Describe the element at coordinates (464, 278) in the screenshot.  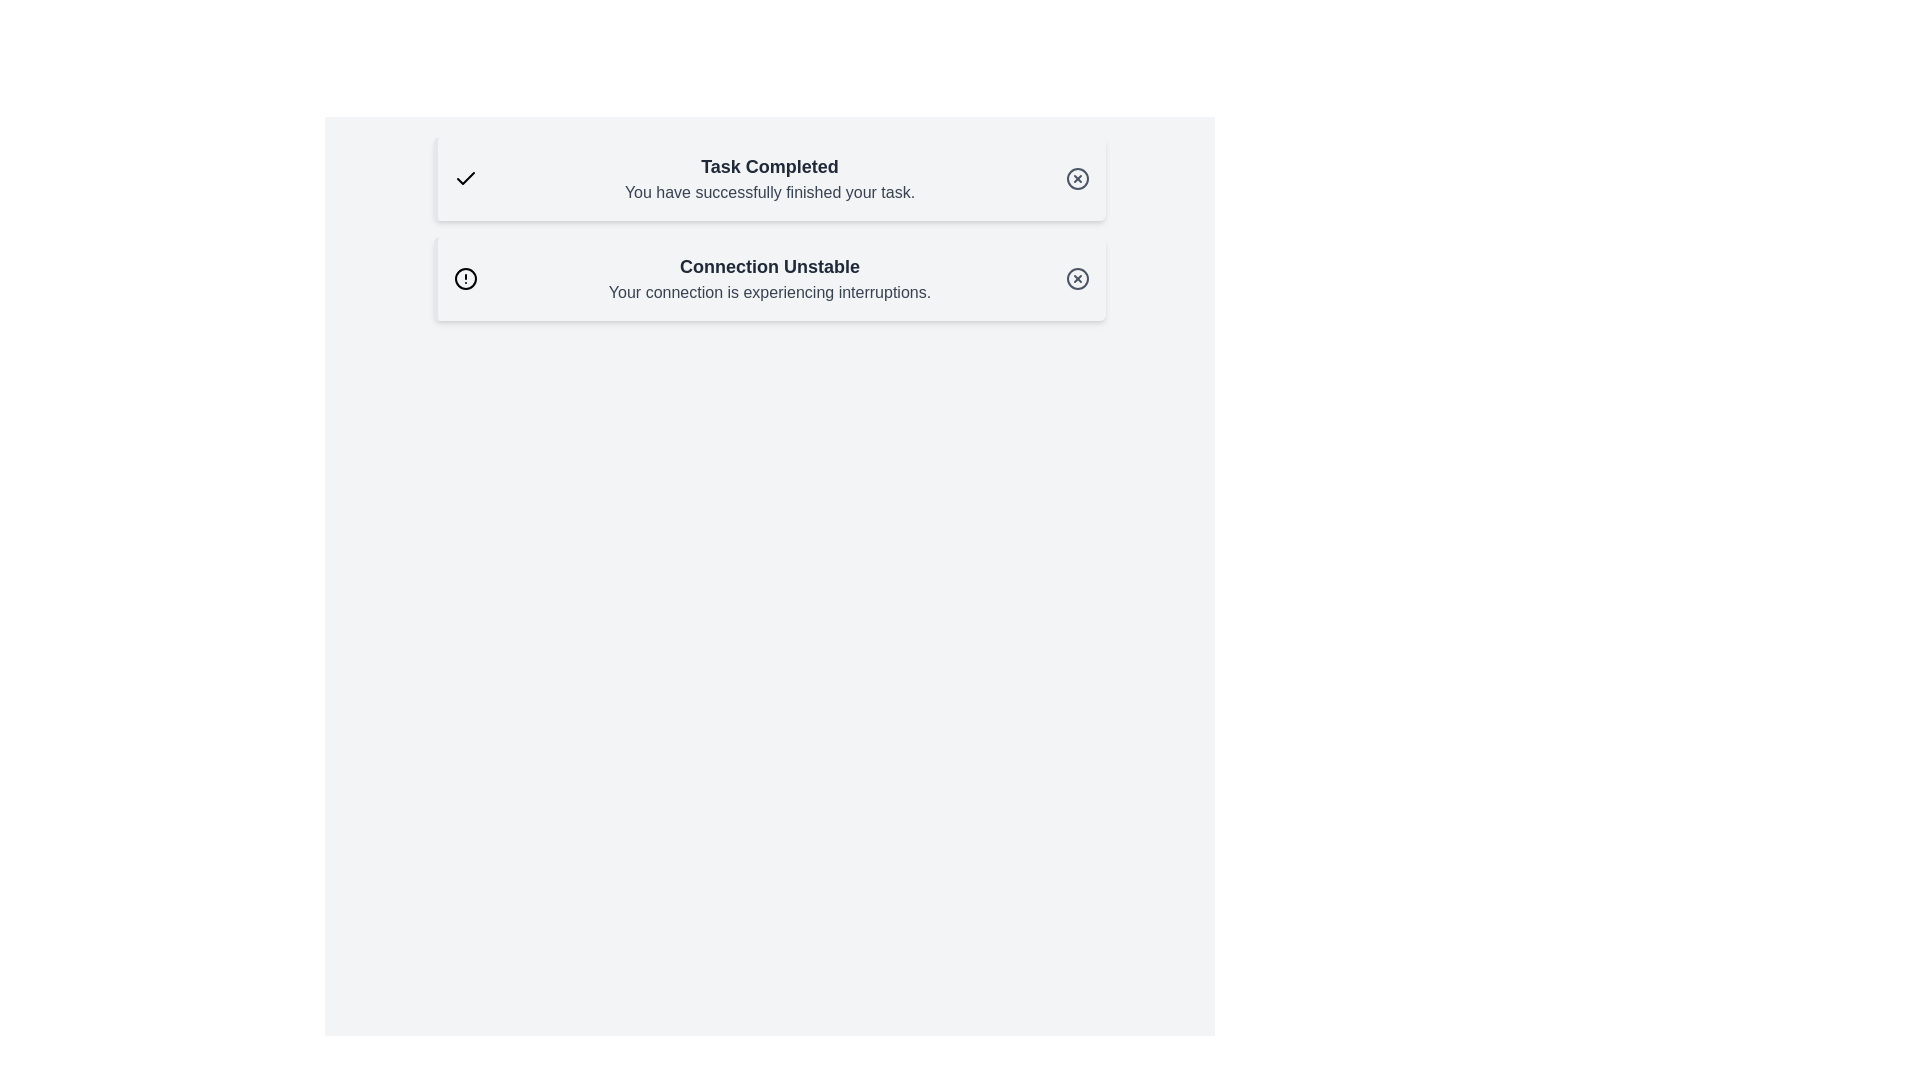
I see `the circular icon with a black outline located in the second notification titled 'Connection Unstable'` at that location.